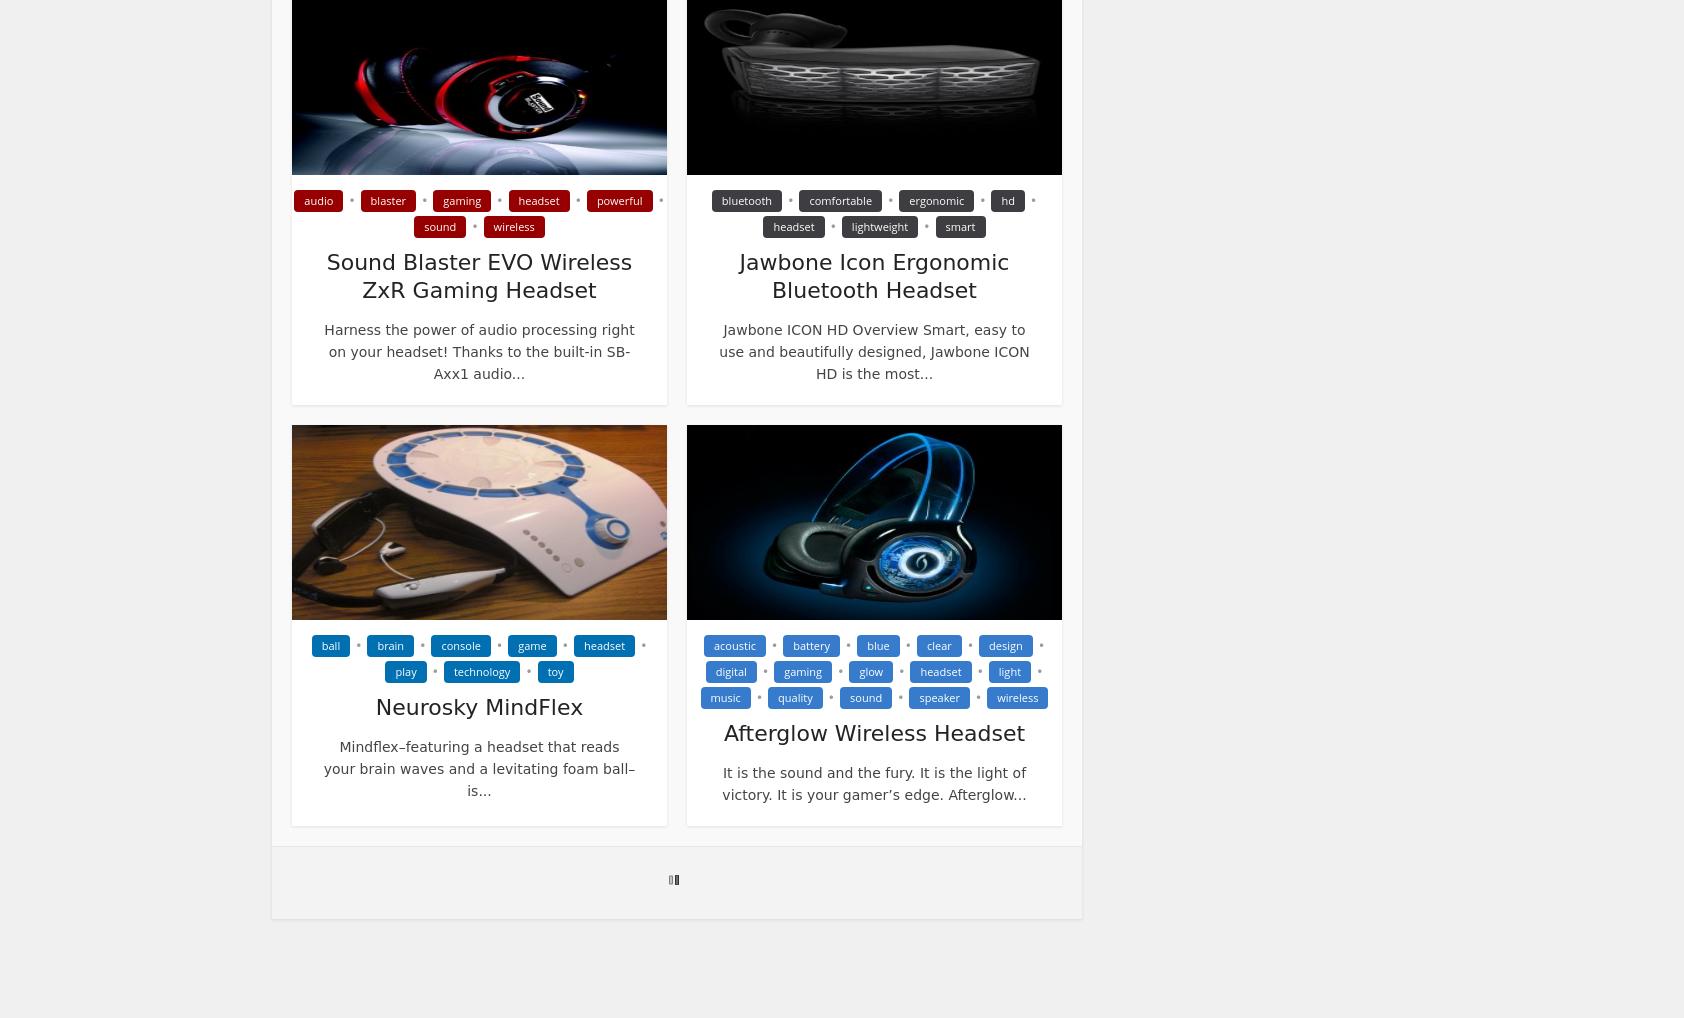 Image resolution: width=1684 pixels, height=1018 pixels. Describe the element at coordinates (872, 732) in the screenshot. I see `'Afterglow Wireless Headset'` at that location.